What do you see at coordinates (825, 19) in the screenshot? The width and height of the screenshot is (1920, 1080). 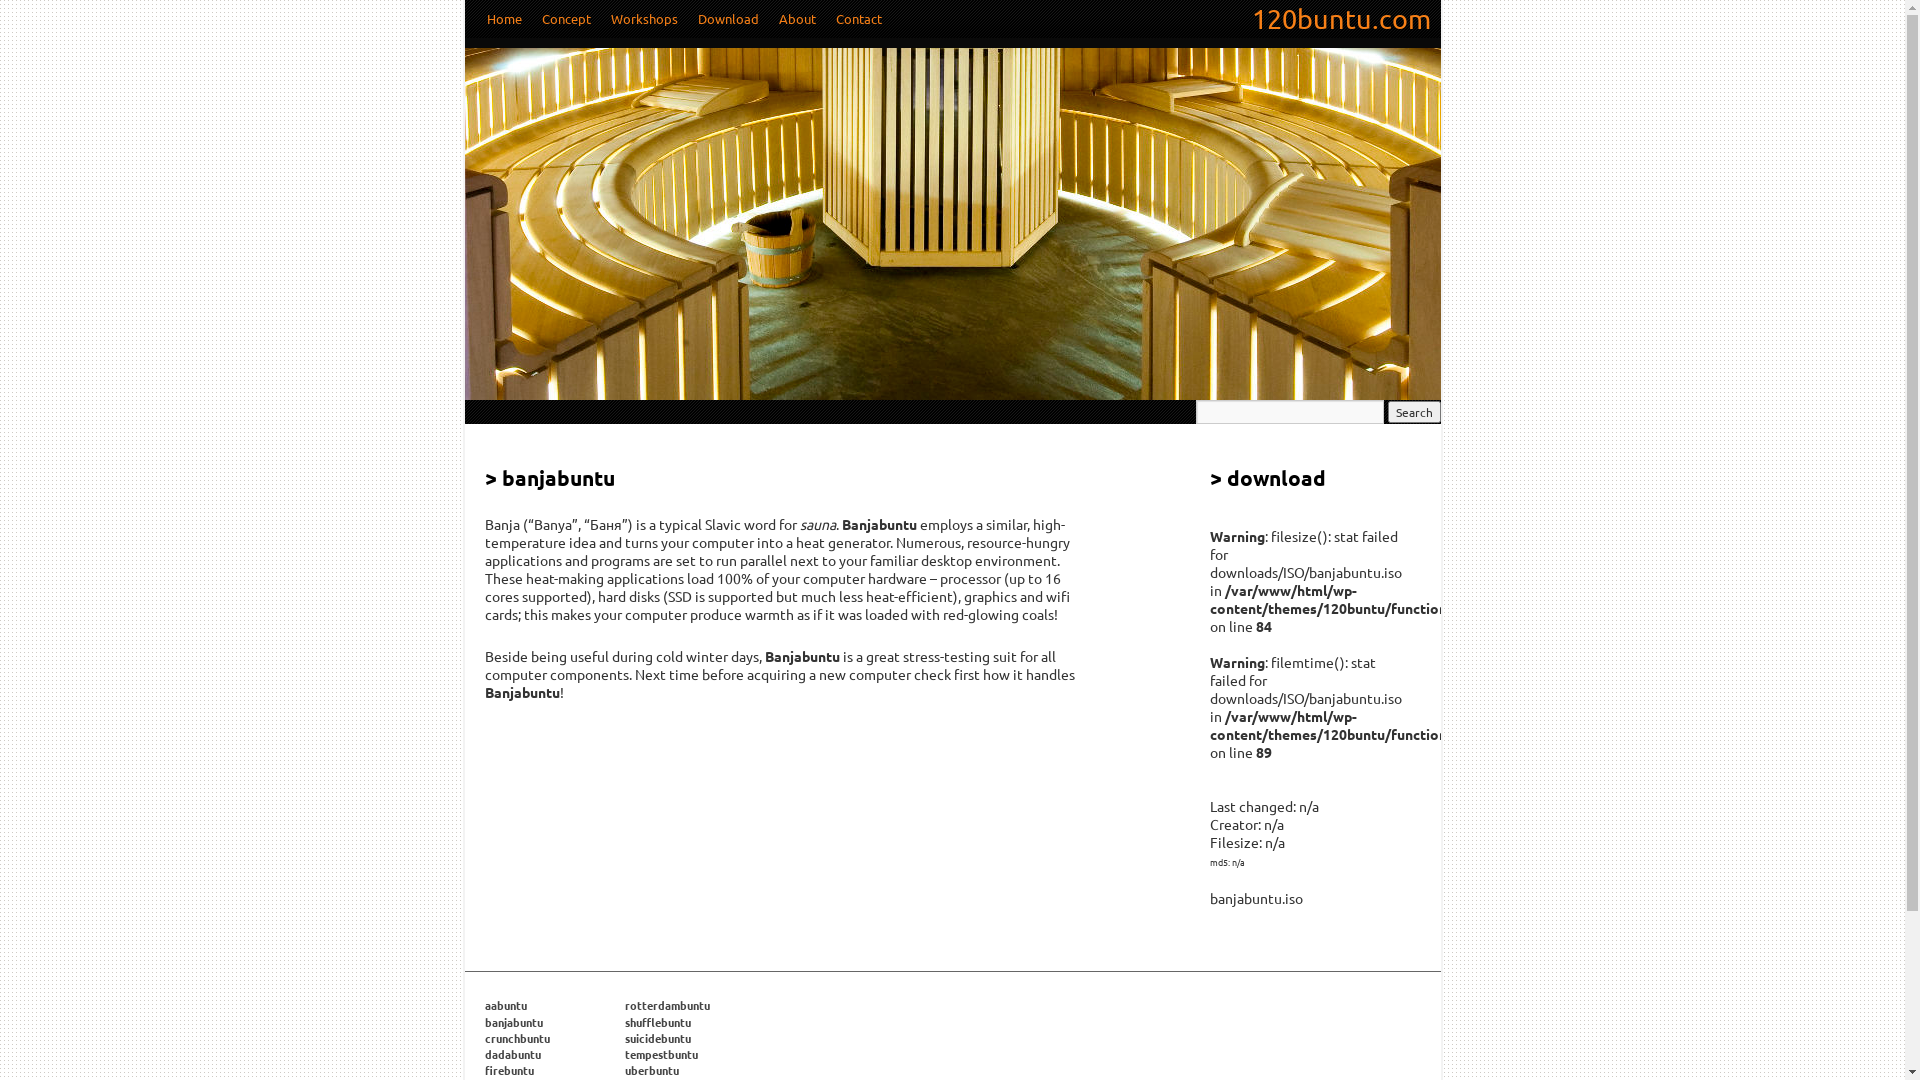 I see `'Contact'` at bounding box center [825, 19].